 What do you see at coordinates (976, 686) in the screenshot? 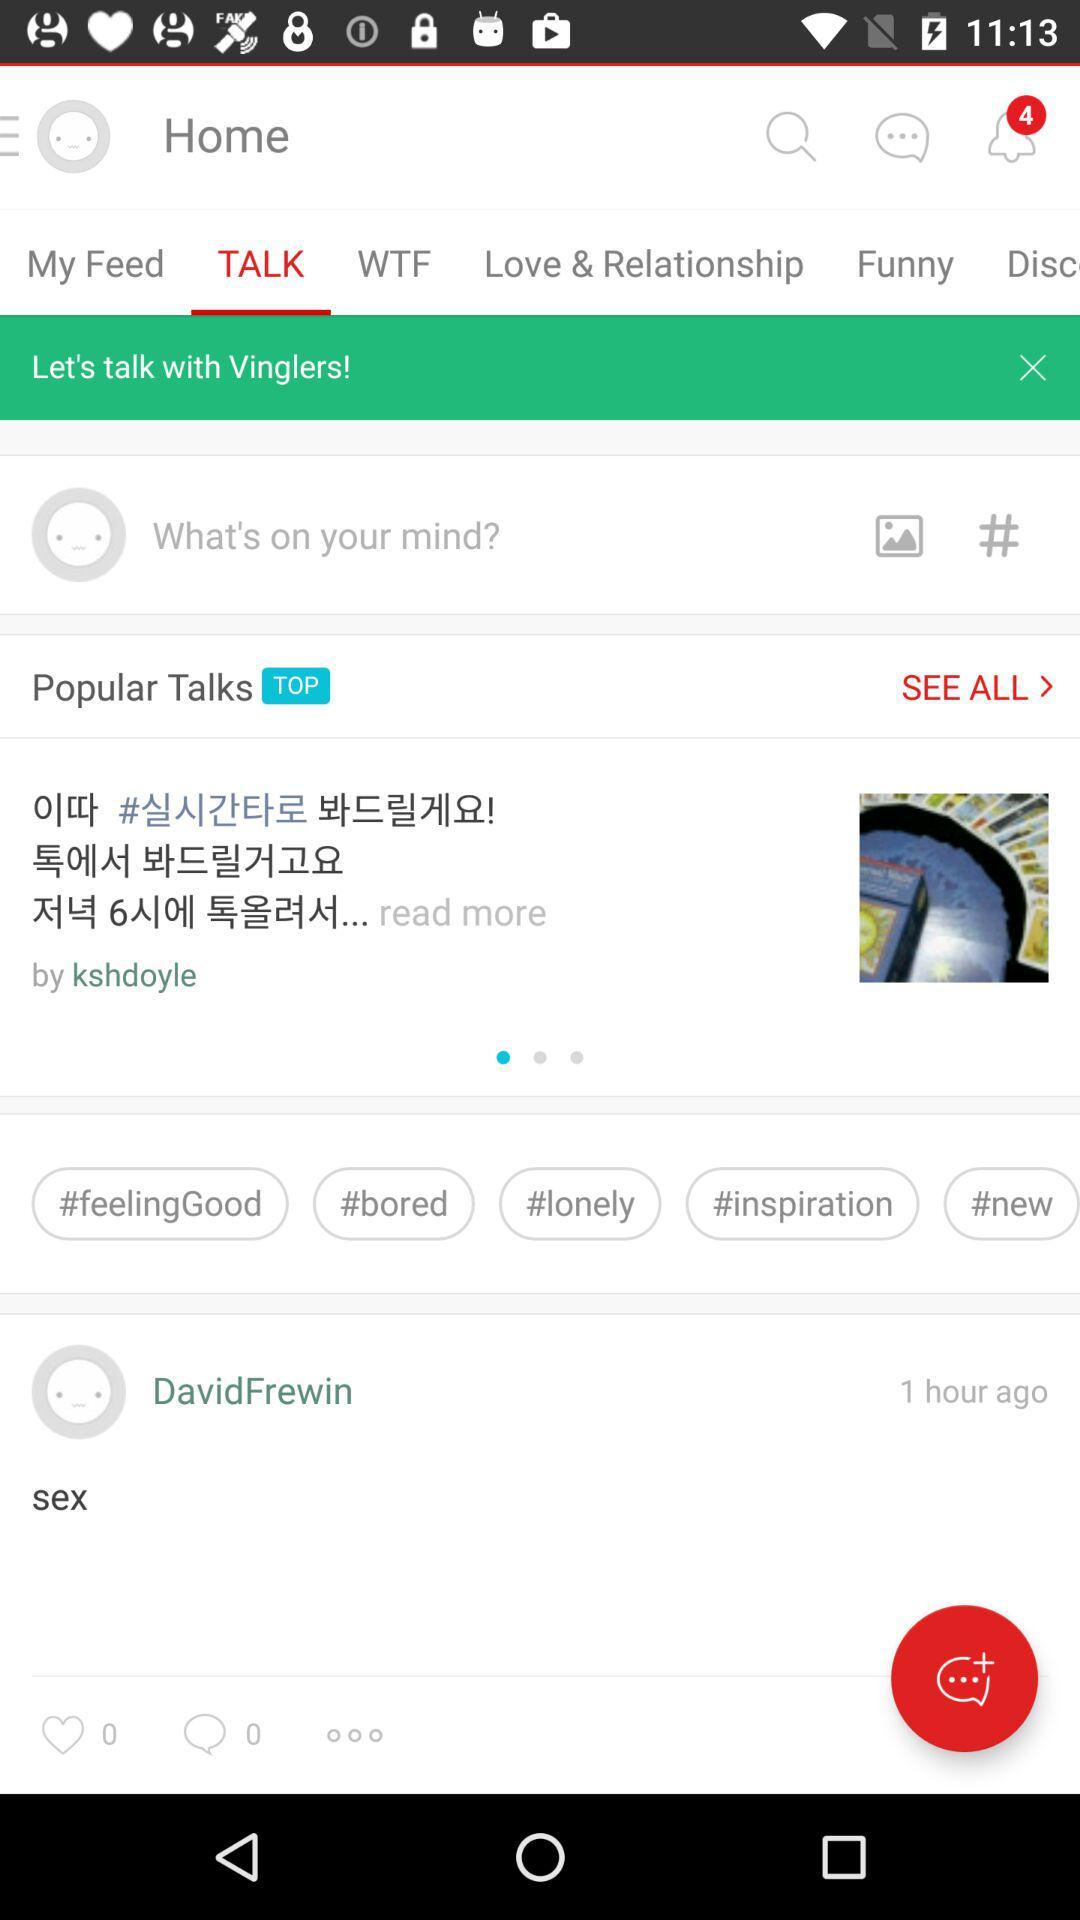
I see `see all icon` at bounding box center [976, 686].